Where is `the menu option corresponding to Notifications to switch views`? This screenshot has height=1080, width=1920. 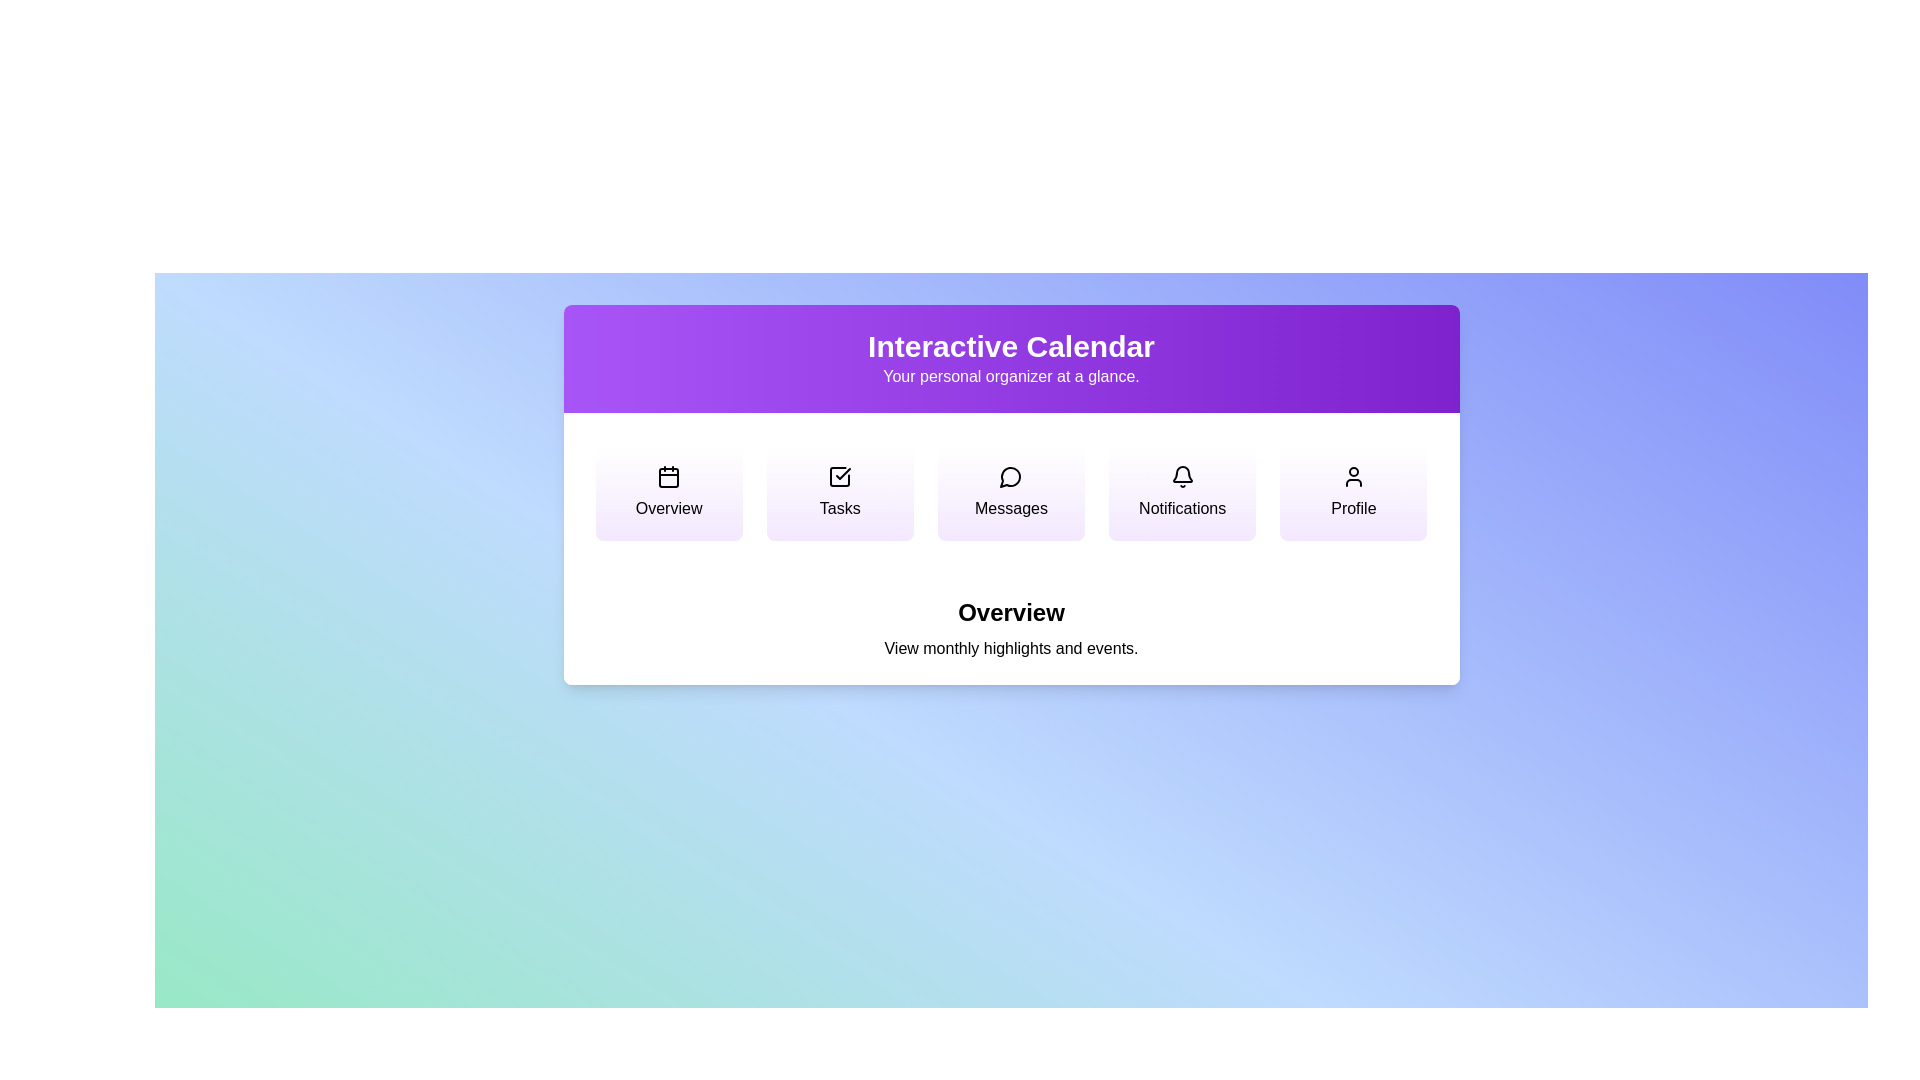 the menu option corresponding to Notifications to switch views is located at coordinates (1182, 493).